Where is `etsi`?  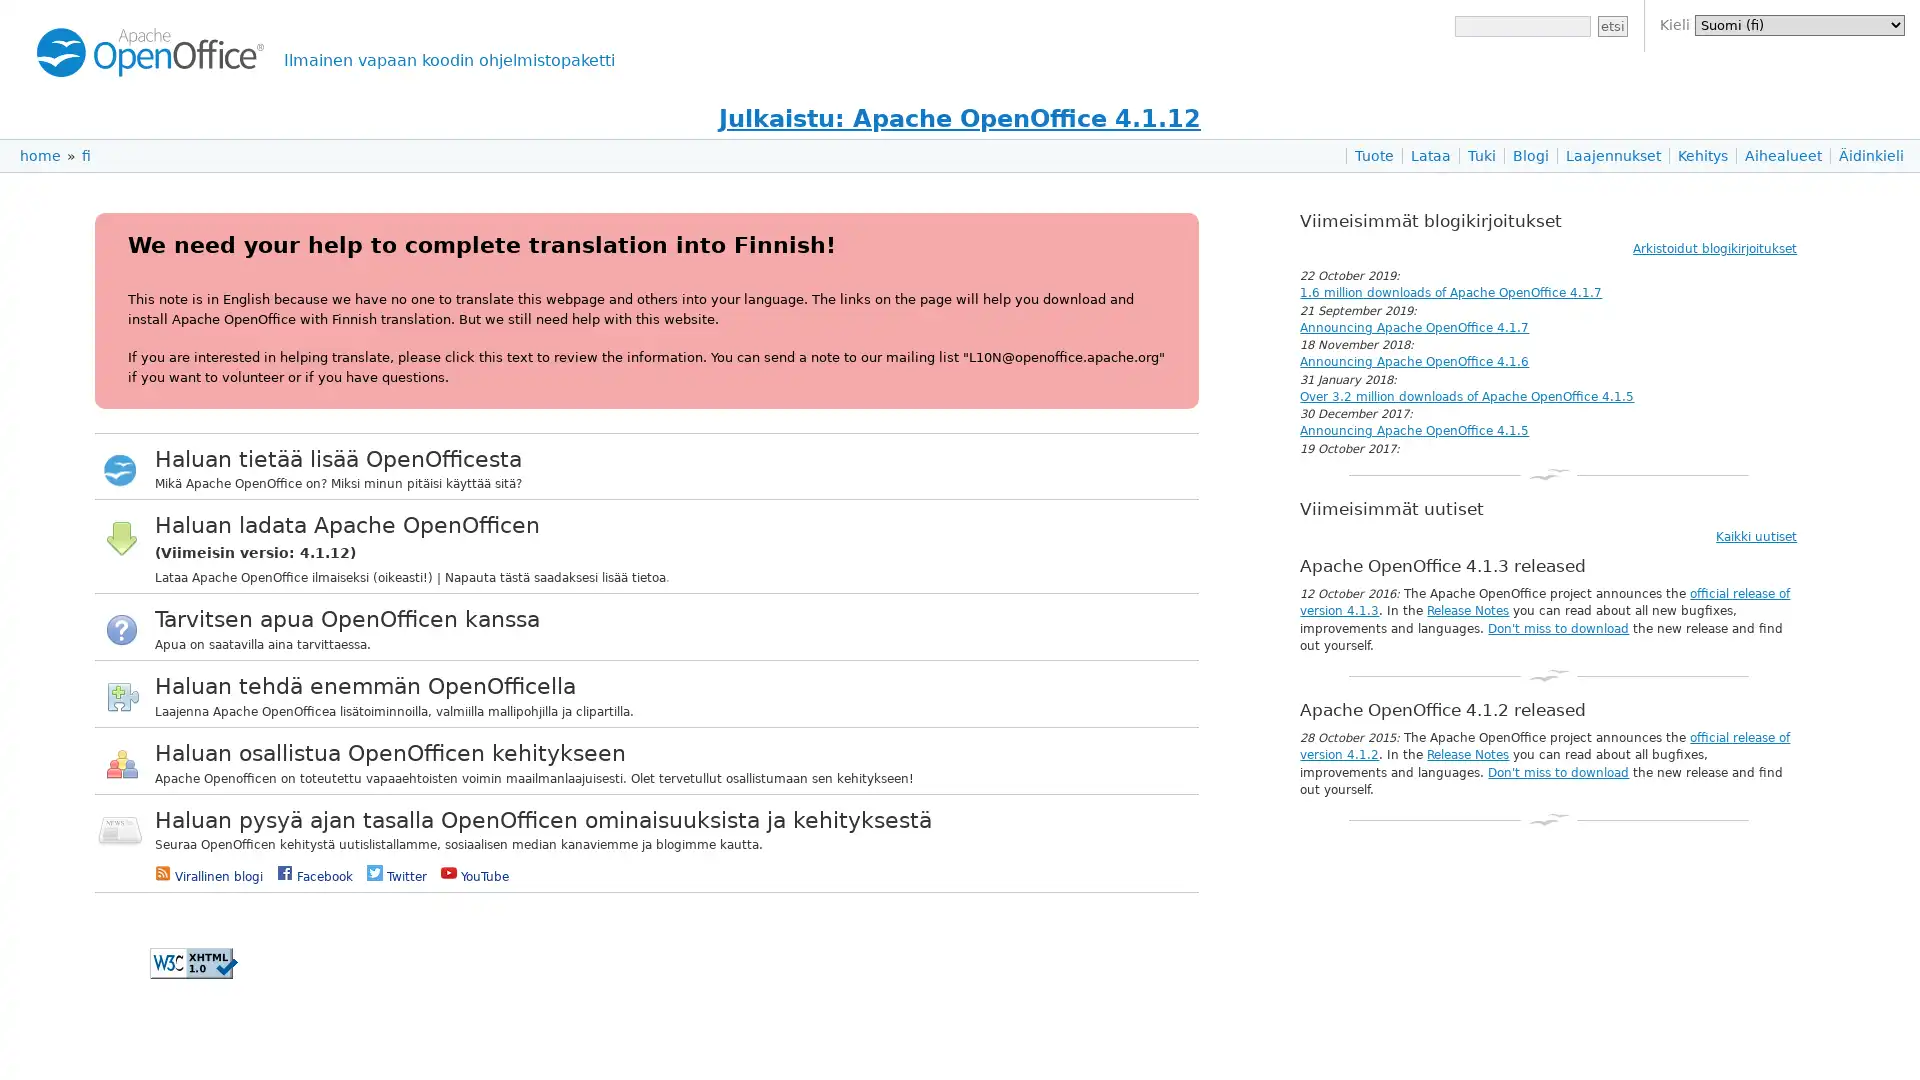
etsi is located at coordinates (1612, 26).